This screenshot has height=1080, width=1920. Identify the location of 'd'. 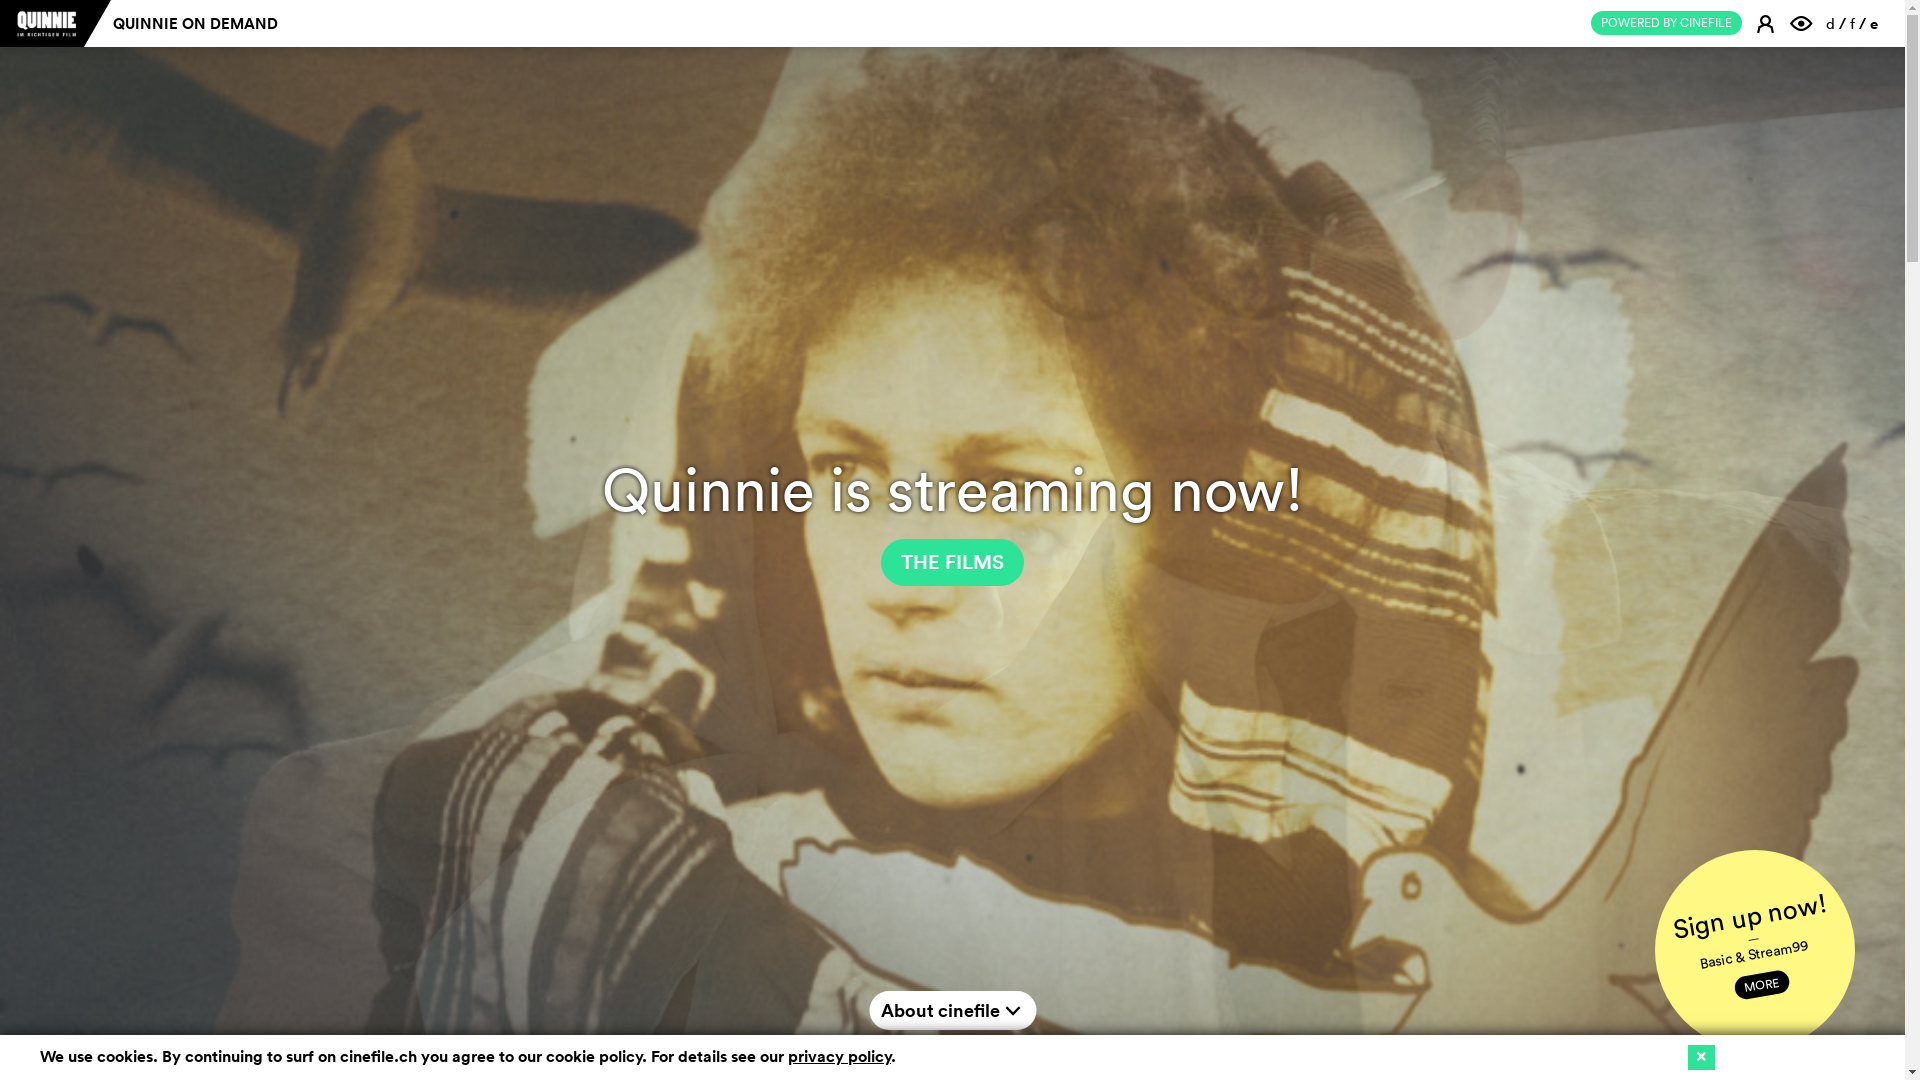
(1830, 23).